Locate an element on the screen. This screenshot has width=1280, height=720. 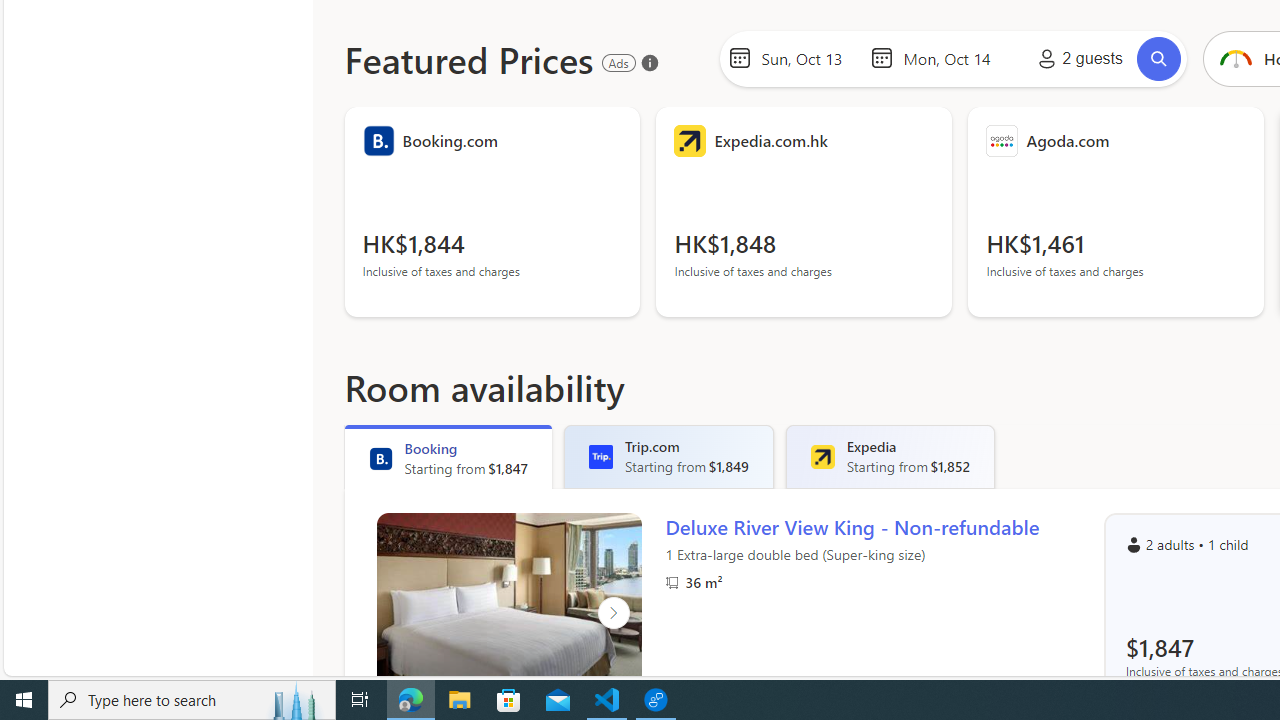
'Start Date' is located at coordinates (810, 56).